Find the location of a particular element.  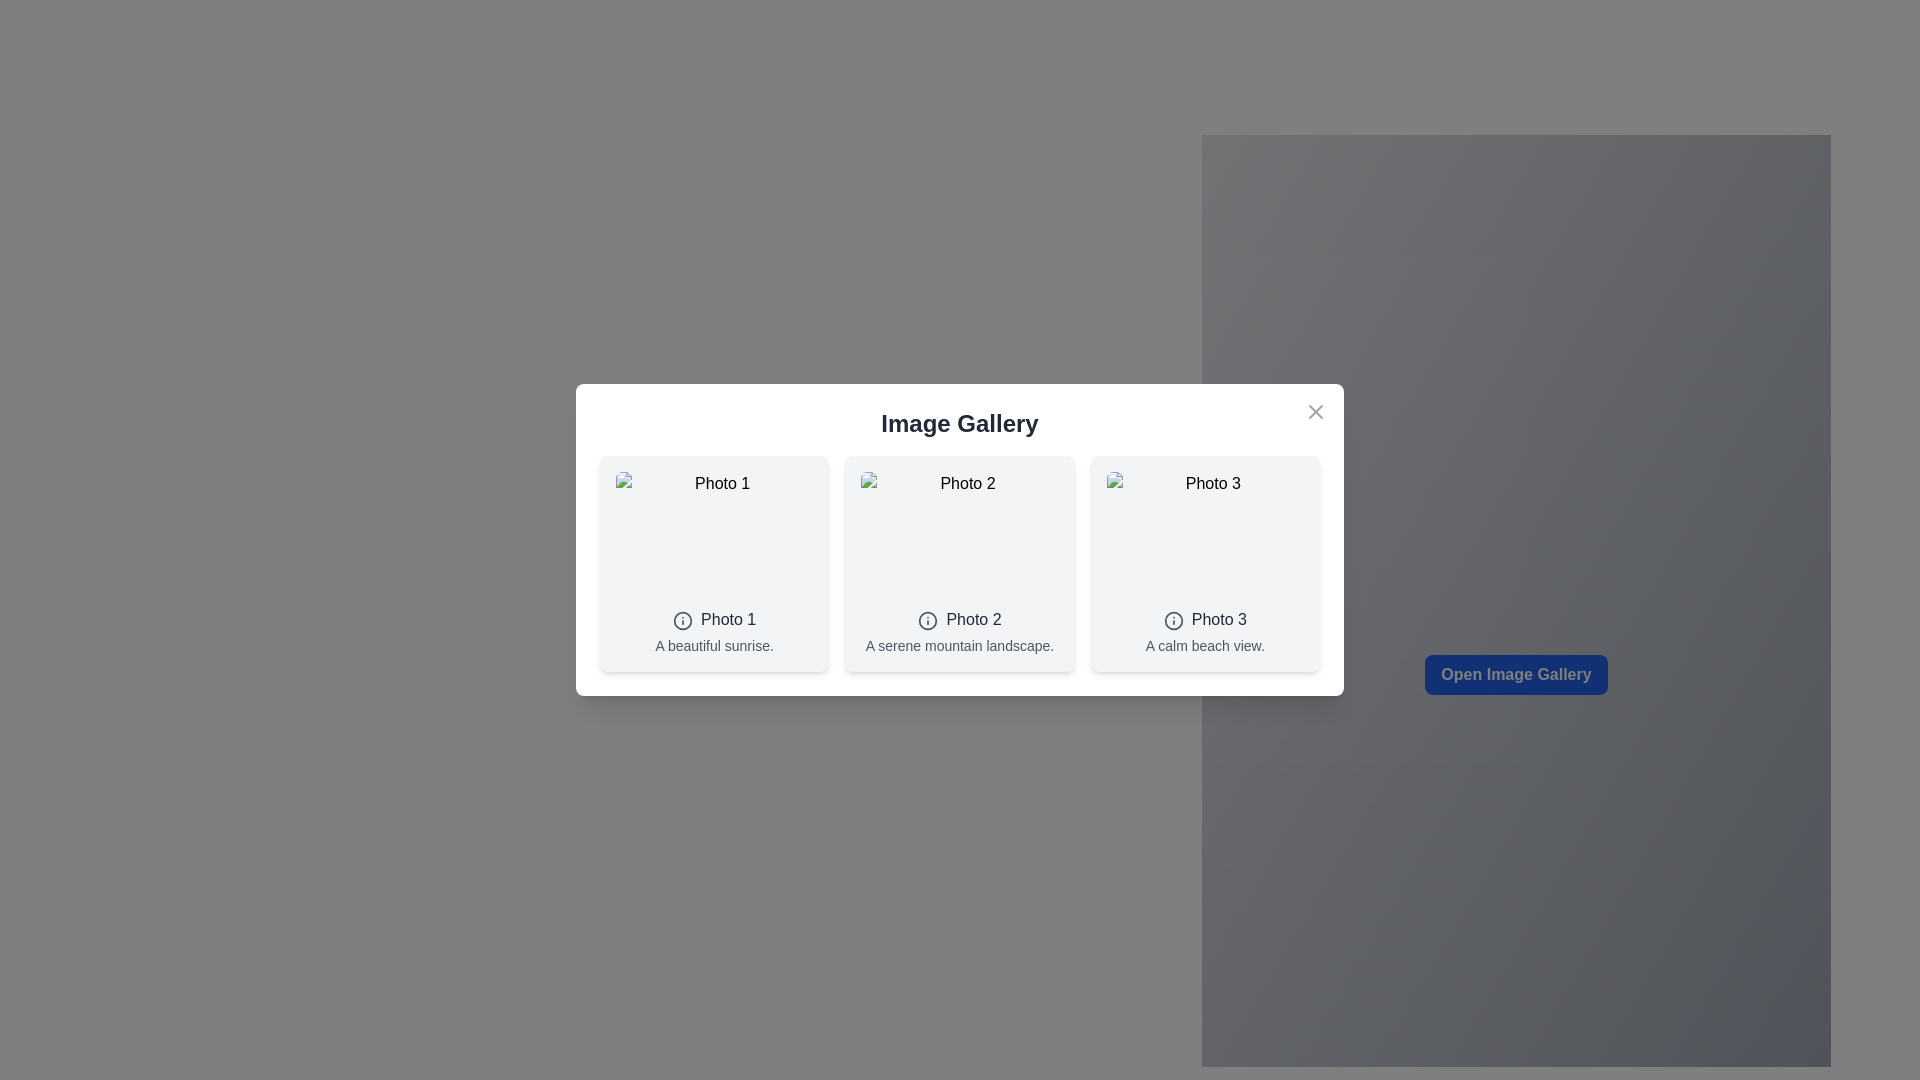

the topmost image element associated with 'Photo 2', which serves as a visual representation of 'A serene mountain landscape.' is located at coordinates (960, 535).